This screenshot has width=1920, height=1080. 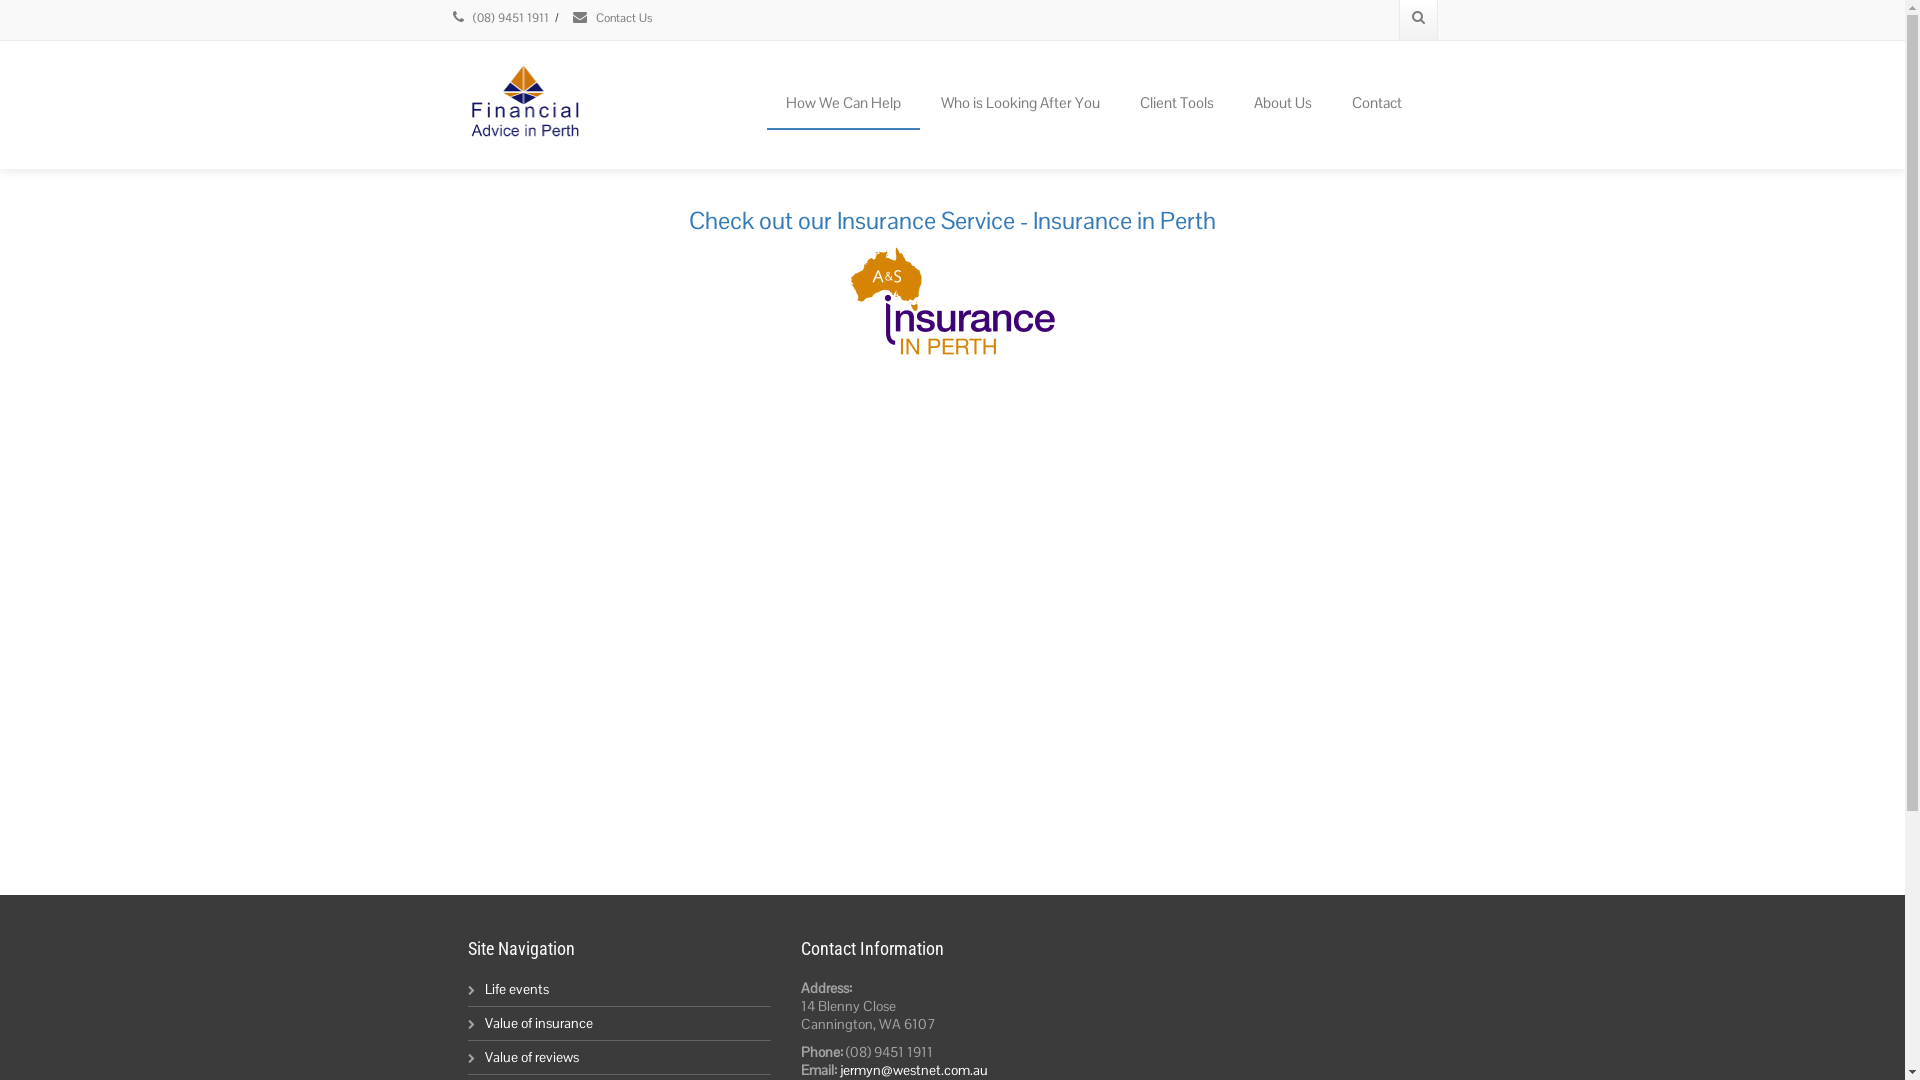 I want to click on 'About Us', so click(x=1232, y=104).